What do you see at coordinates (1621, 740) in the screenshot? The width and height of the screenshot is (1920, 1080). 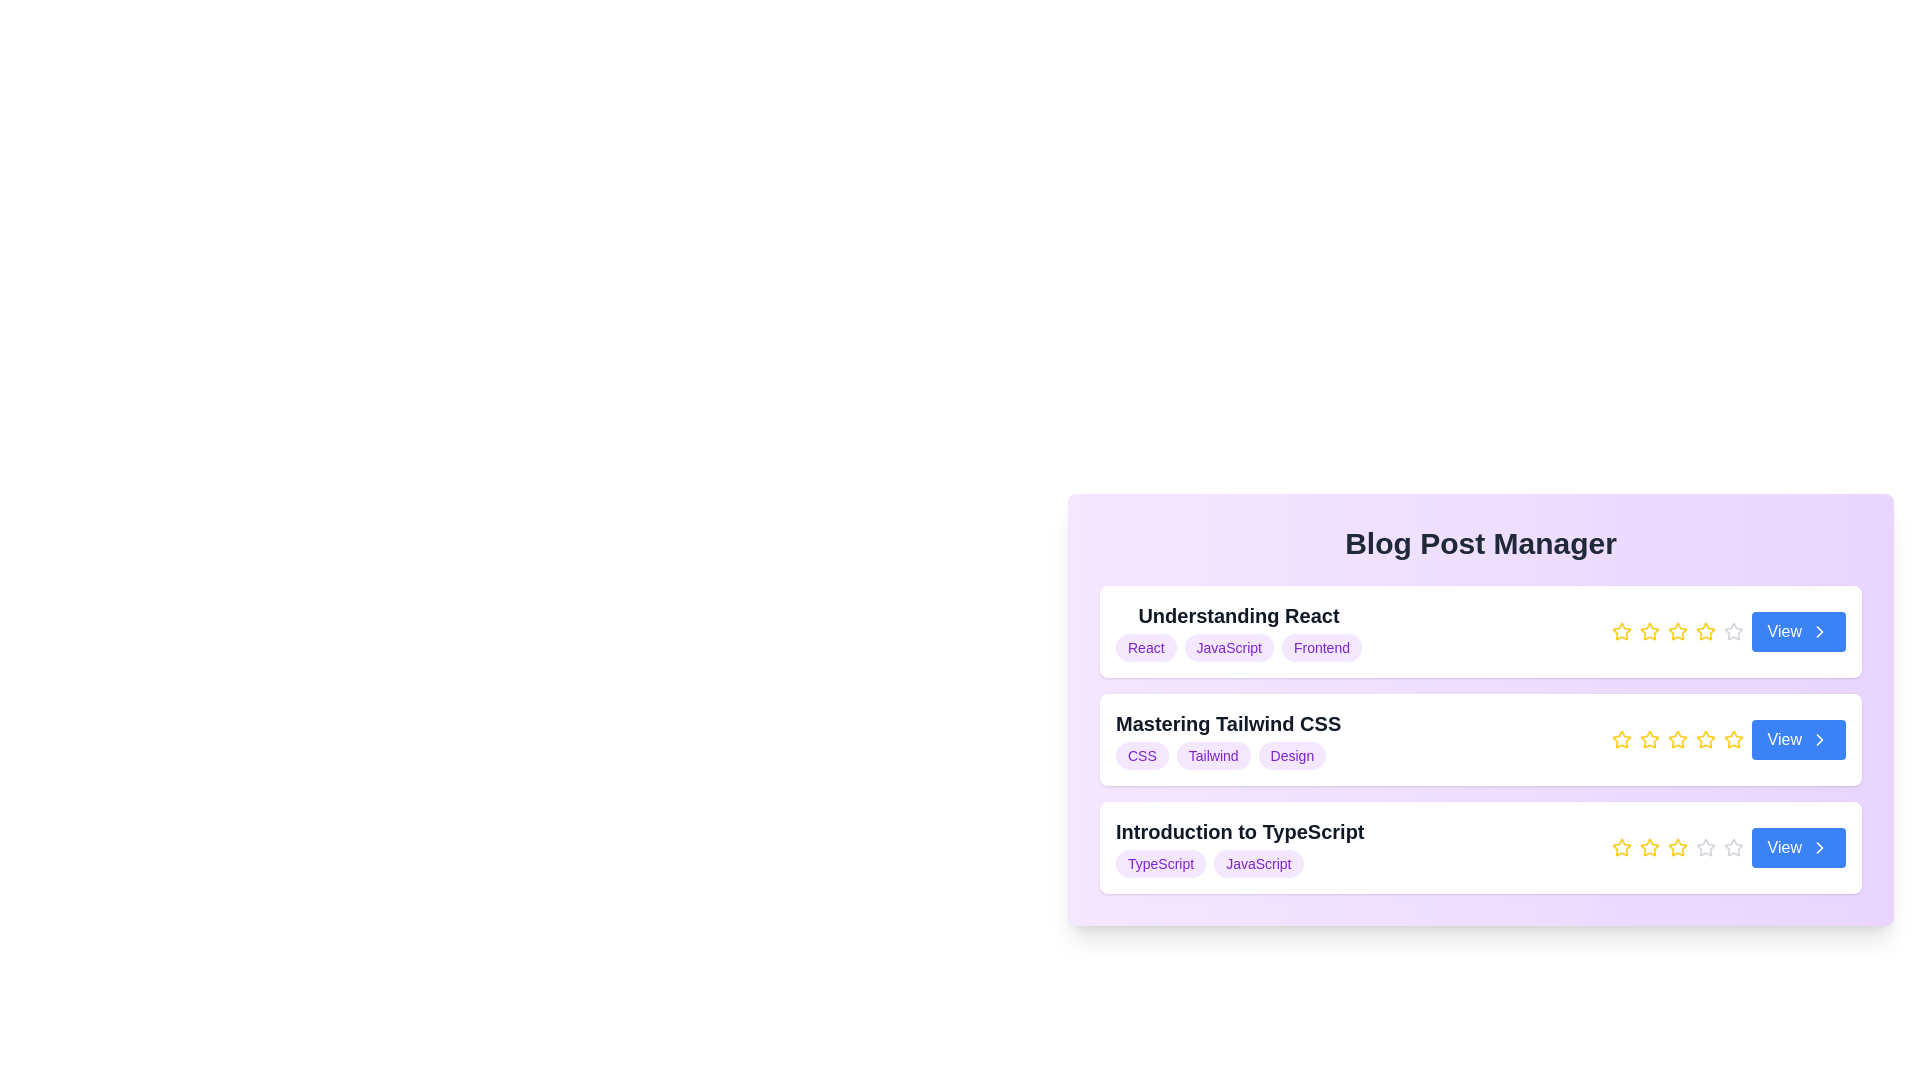 I see `the first star icon` at bounding box center [1621, 740].